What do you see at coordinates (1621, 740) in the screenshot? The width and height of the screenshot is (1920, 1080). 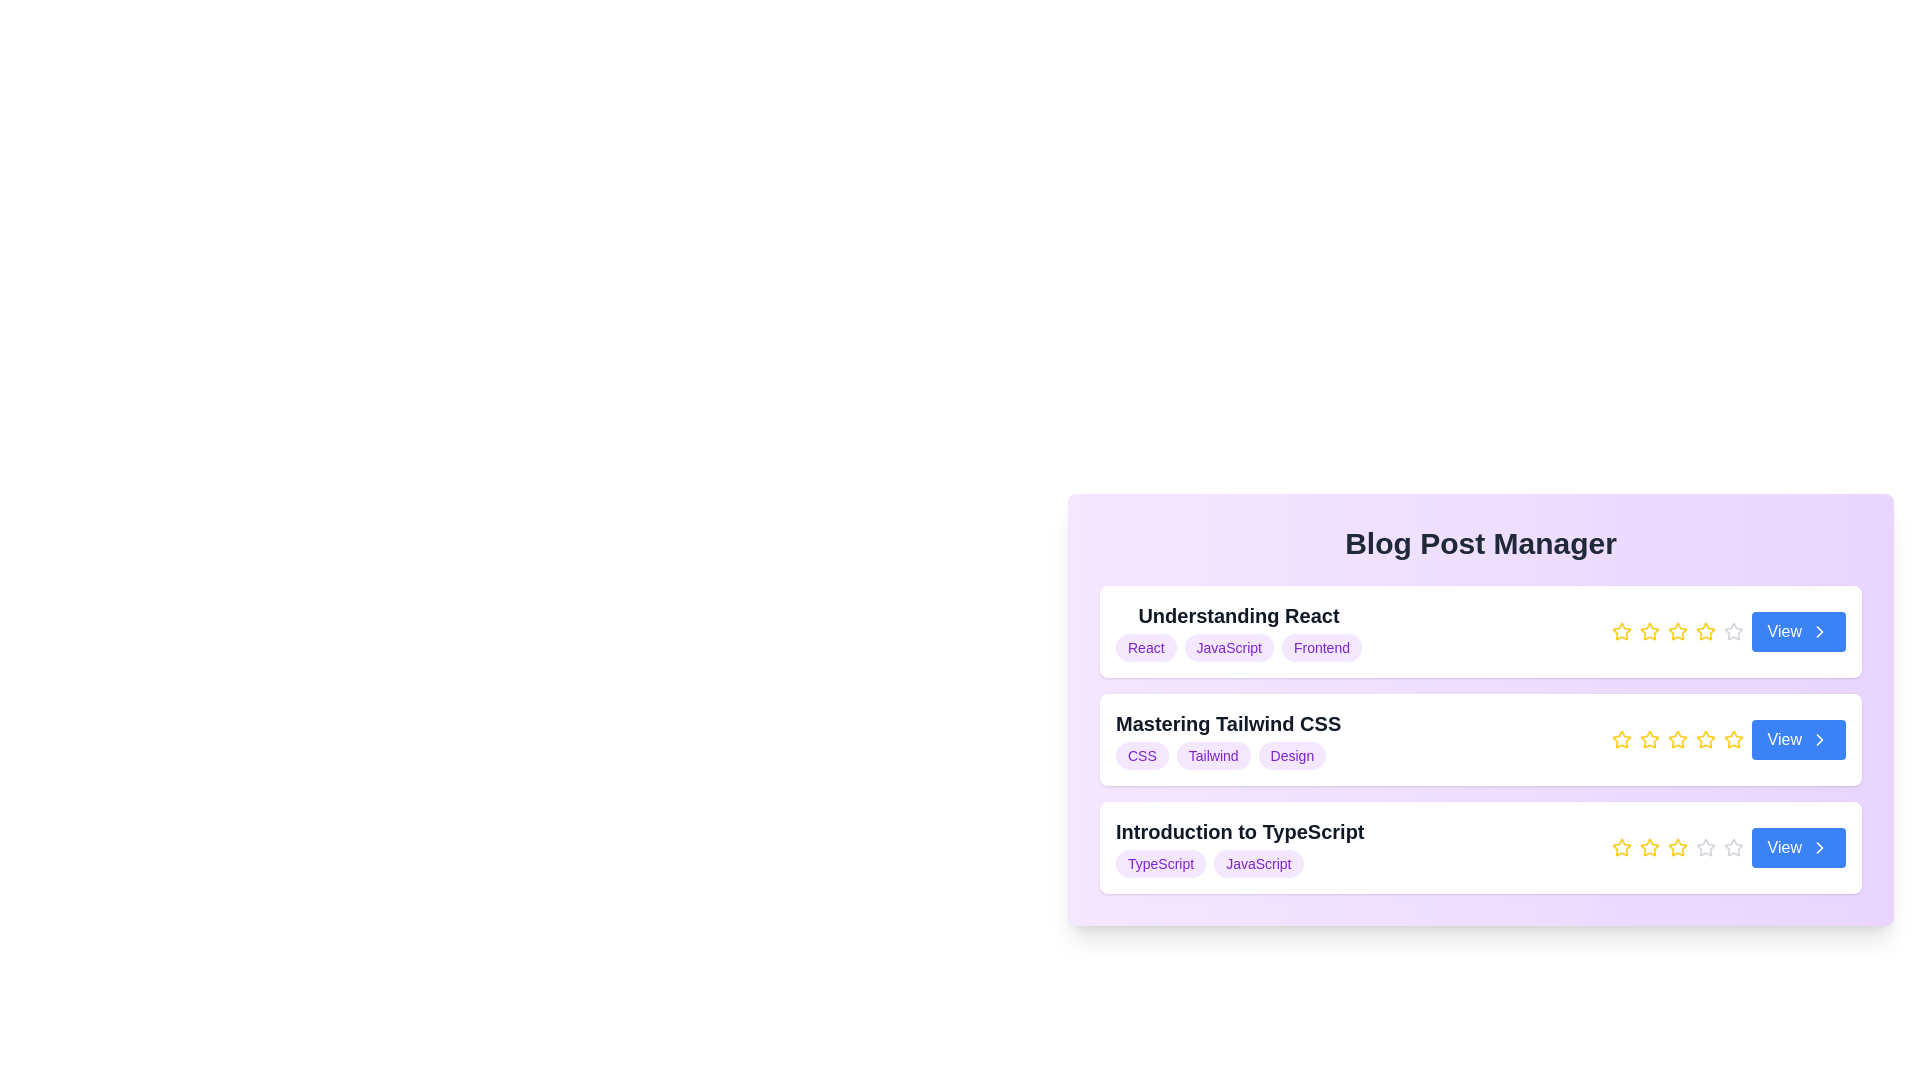 I see `the first star icon` at bounding box center [1621, 740].